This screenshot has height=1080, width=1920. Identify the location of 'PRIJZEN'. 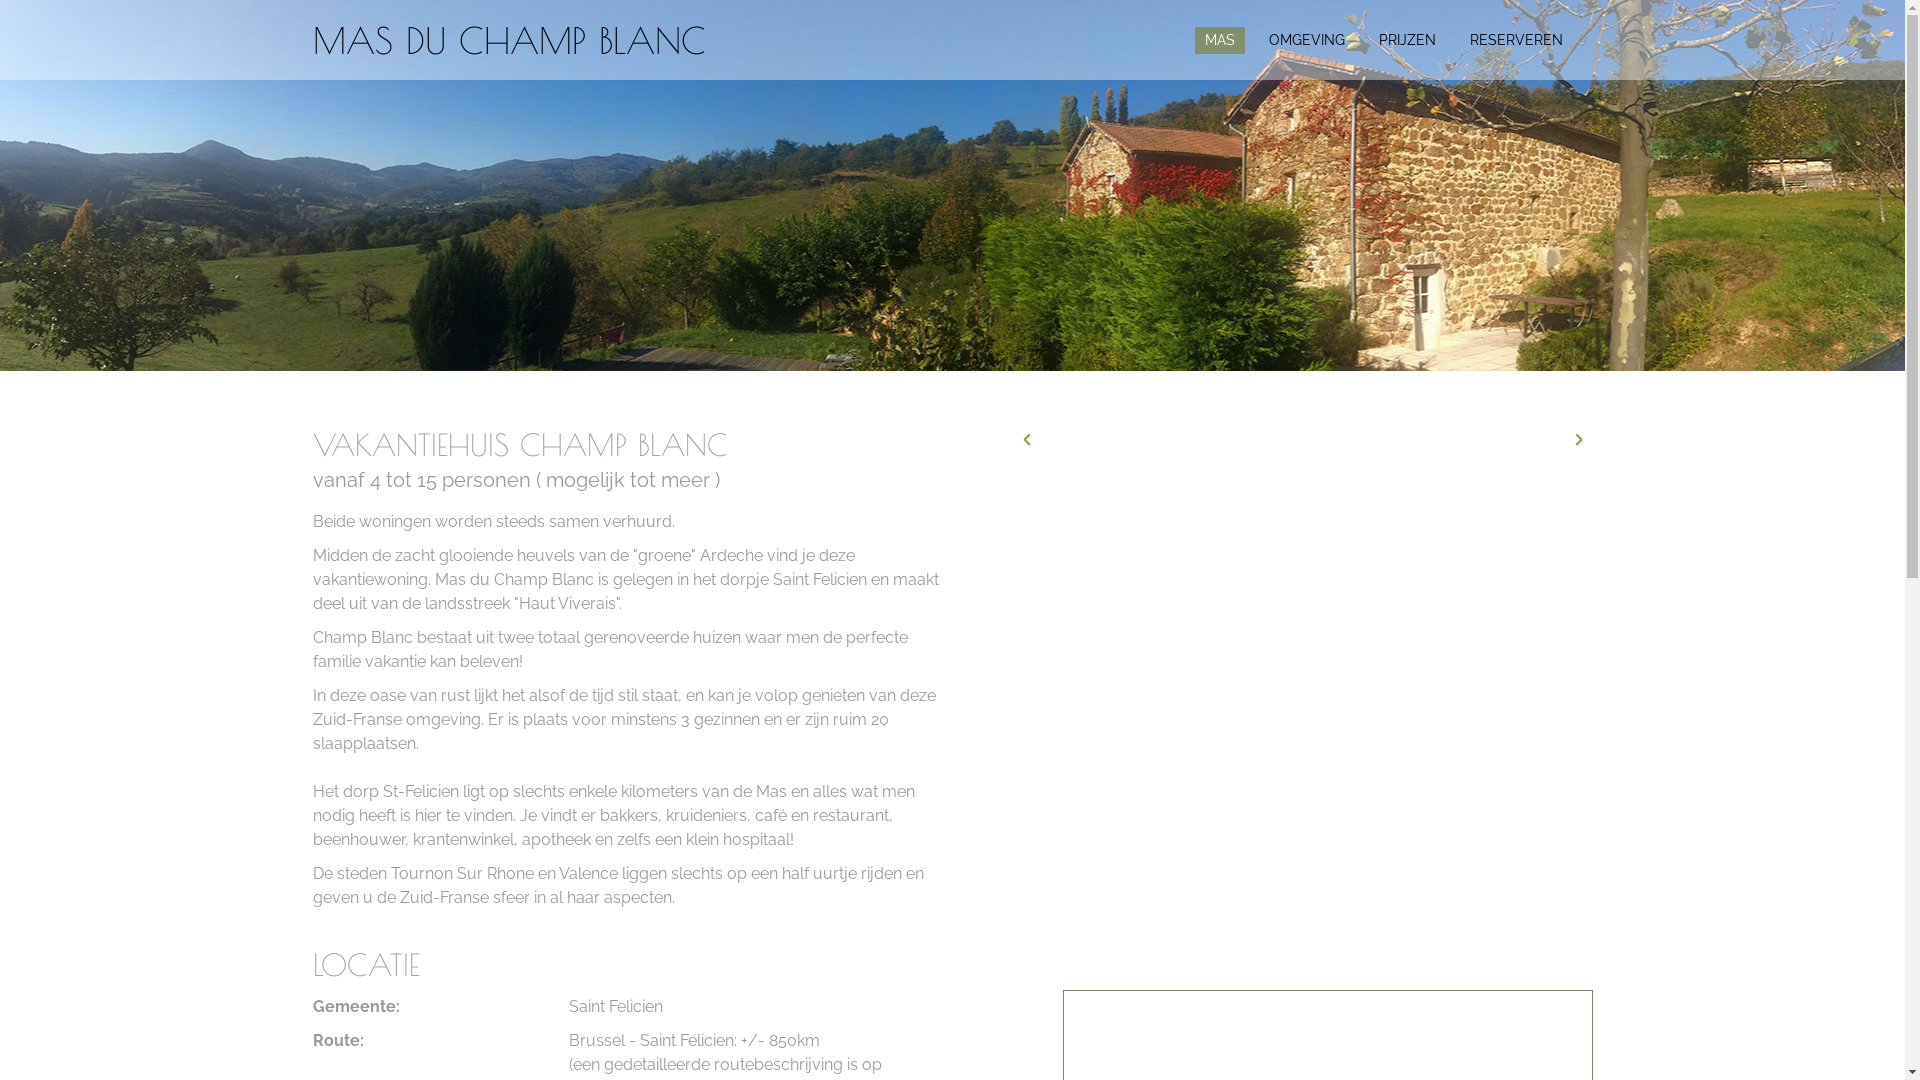
(1405, 40).